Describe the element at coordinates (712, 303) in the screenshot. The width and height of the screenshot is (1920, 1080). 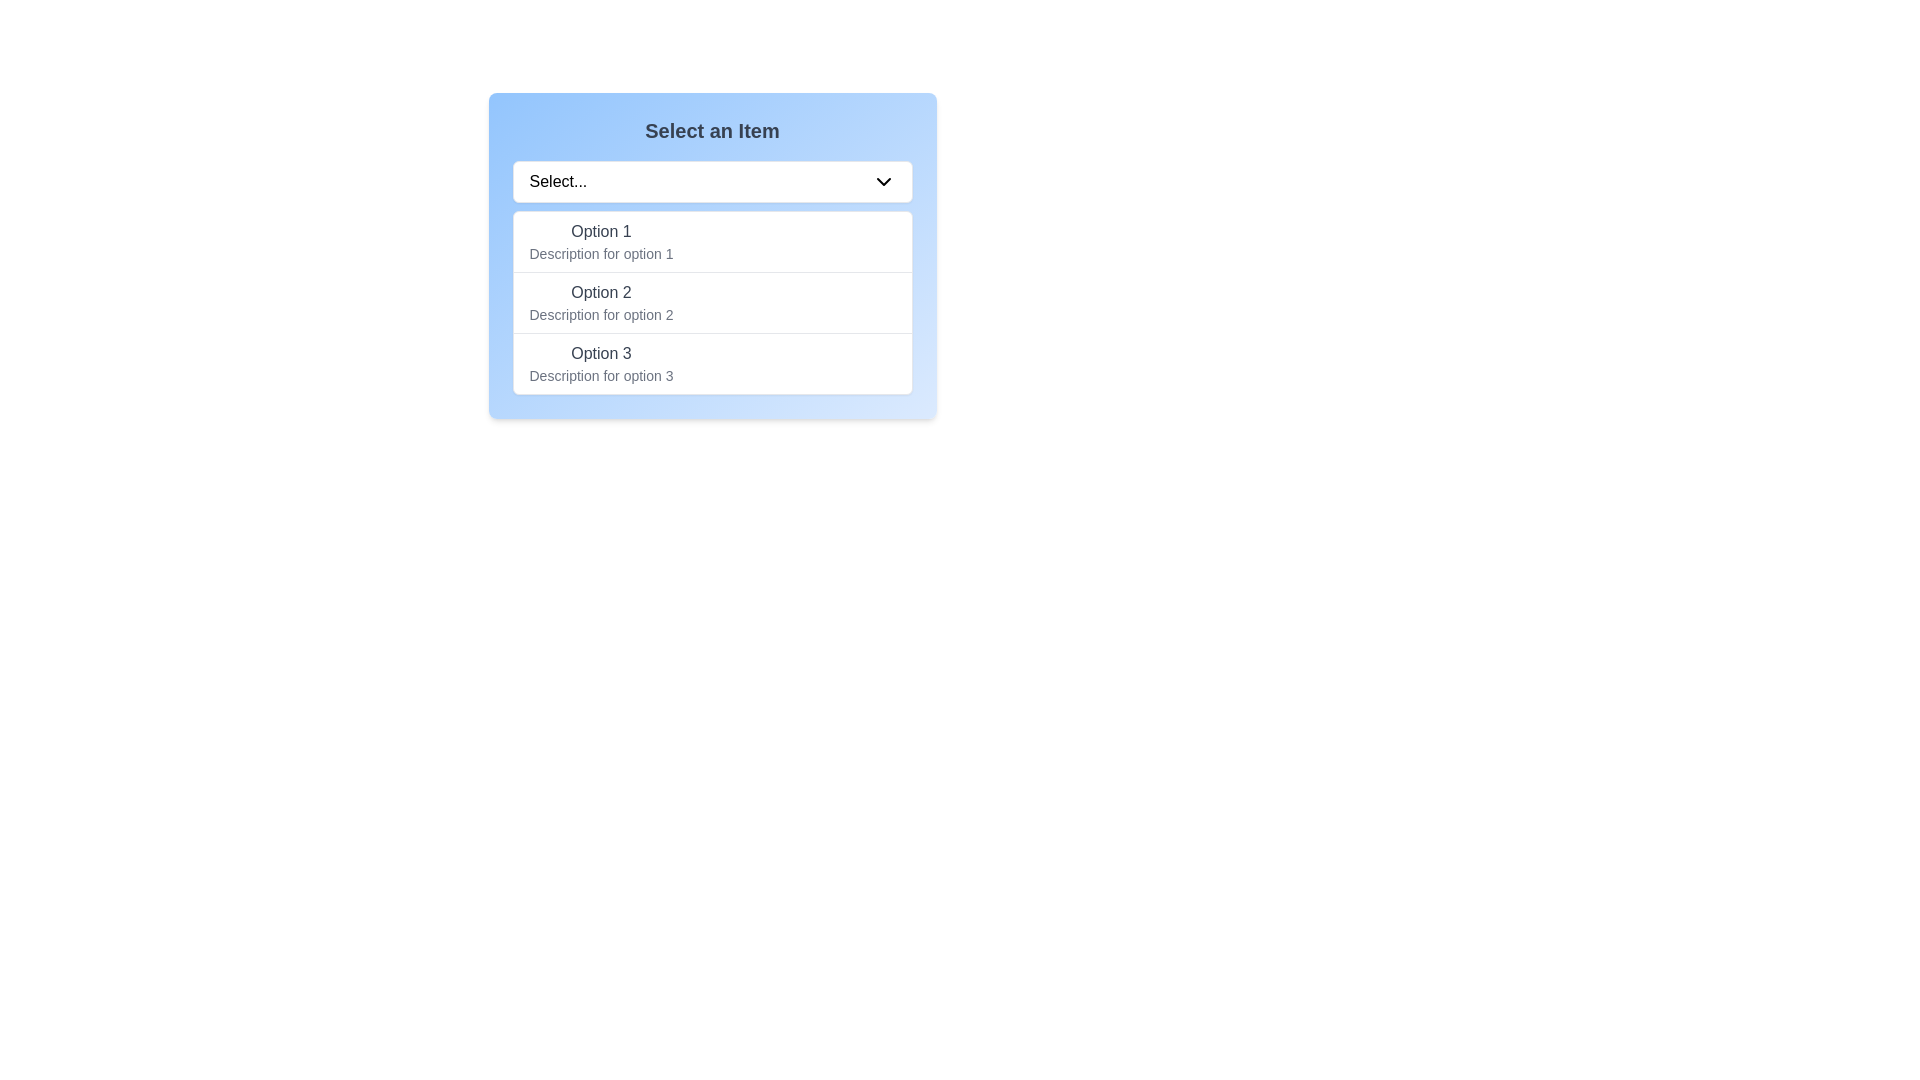
I see `the dropdown menu containing multiple selectable options, which is located below the 'Select...' dropdown and is the second in the list of similar elements` at that location.